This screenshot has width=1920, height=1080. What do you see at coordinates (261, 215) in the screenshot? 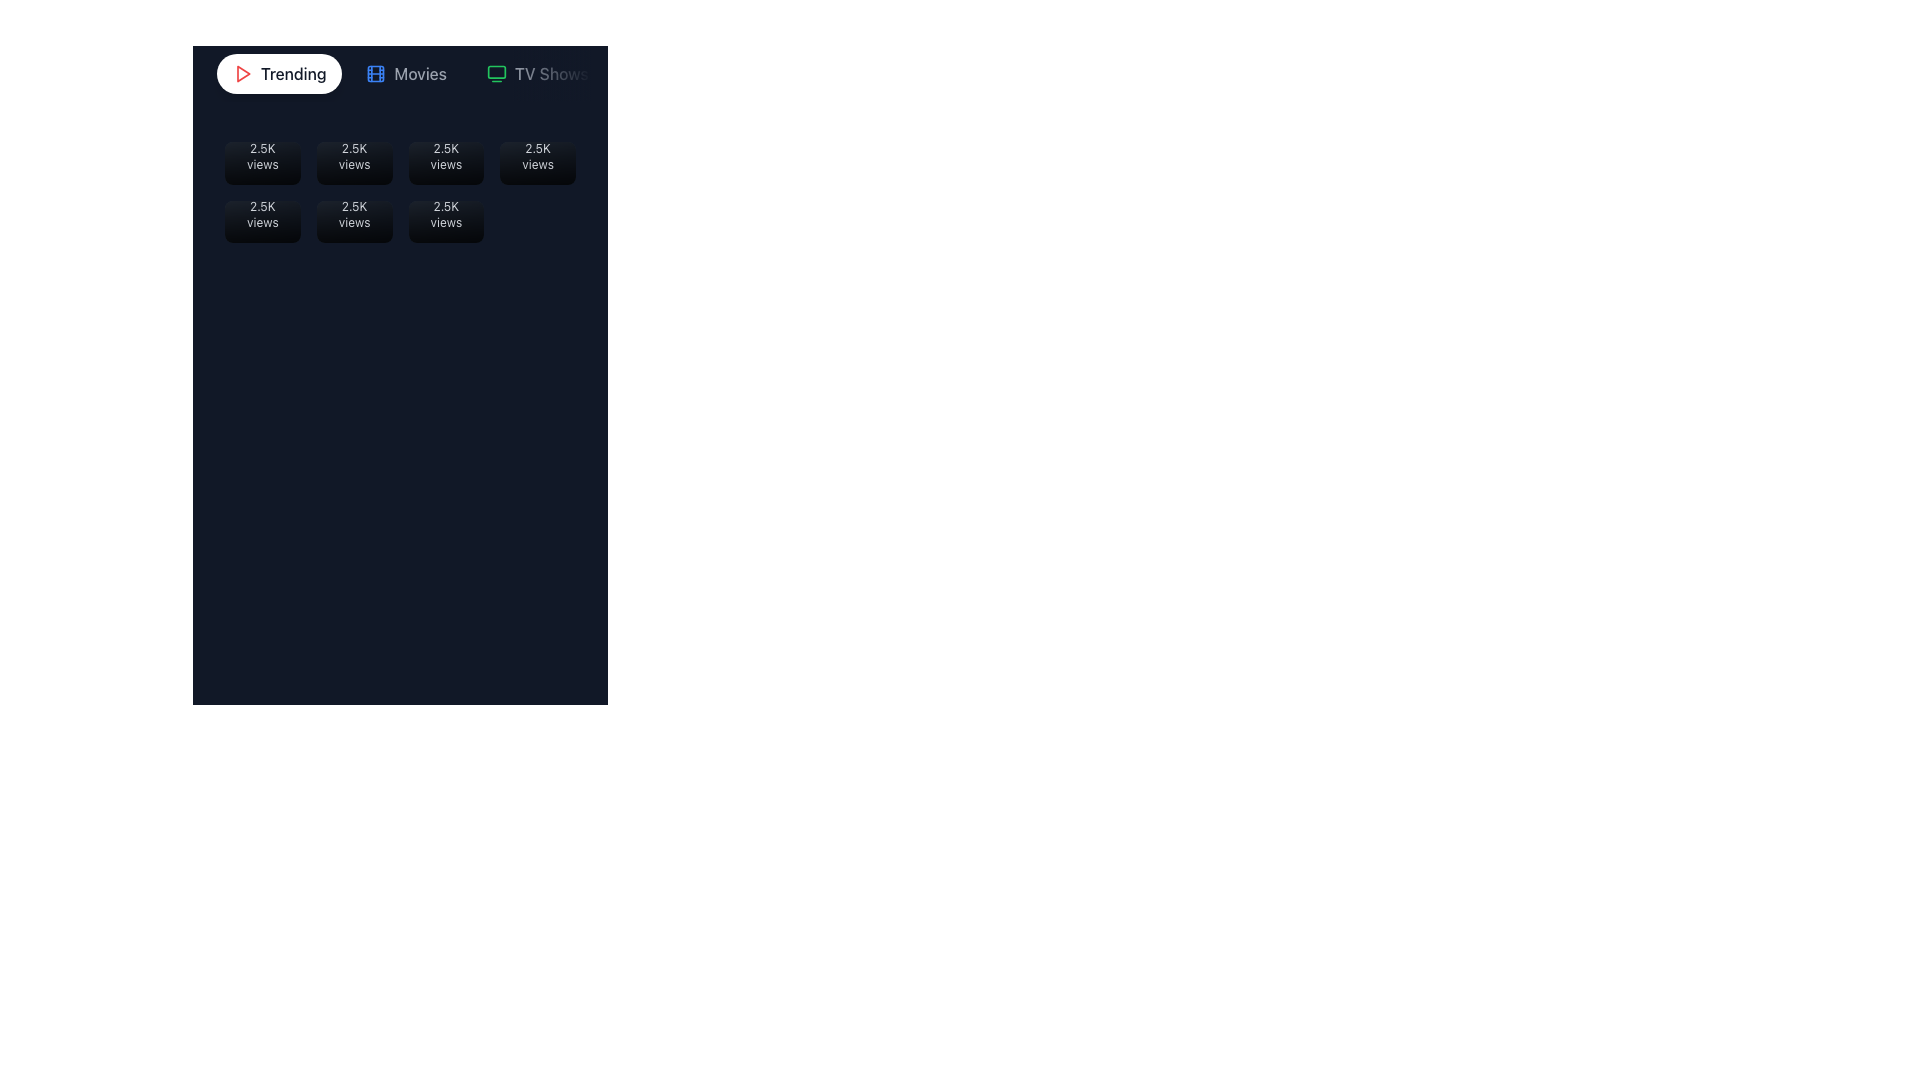
I see `the gray text label displaying '2.5K views' located at the bottom of a card in the first row and left-most column of a 2x3 grid layout` at bounding box center [261, 215].